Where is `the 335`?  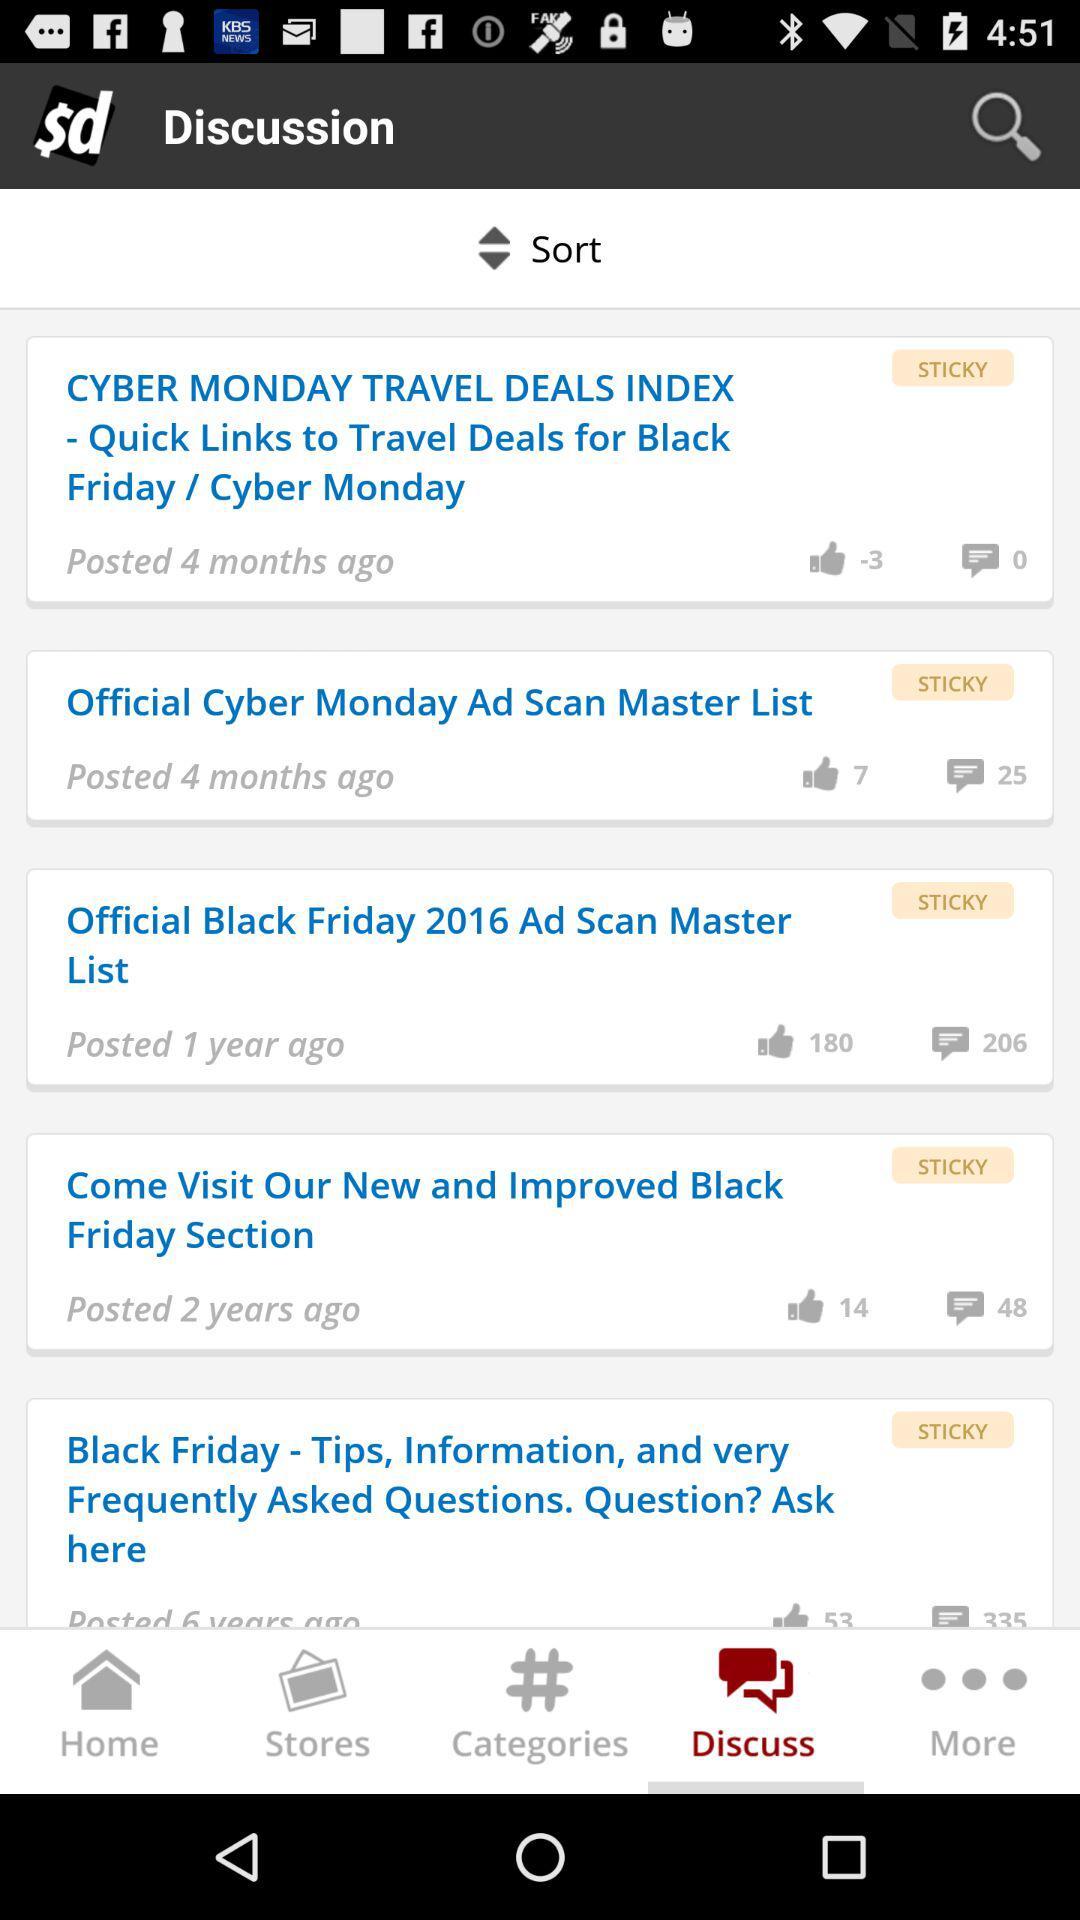
the 335 is located at coordinates (1005, 1614).